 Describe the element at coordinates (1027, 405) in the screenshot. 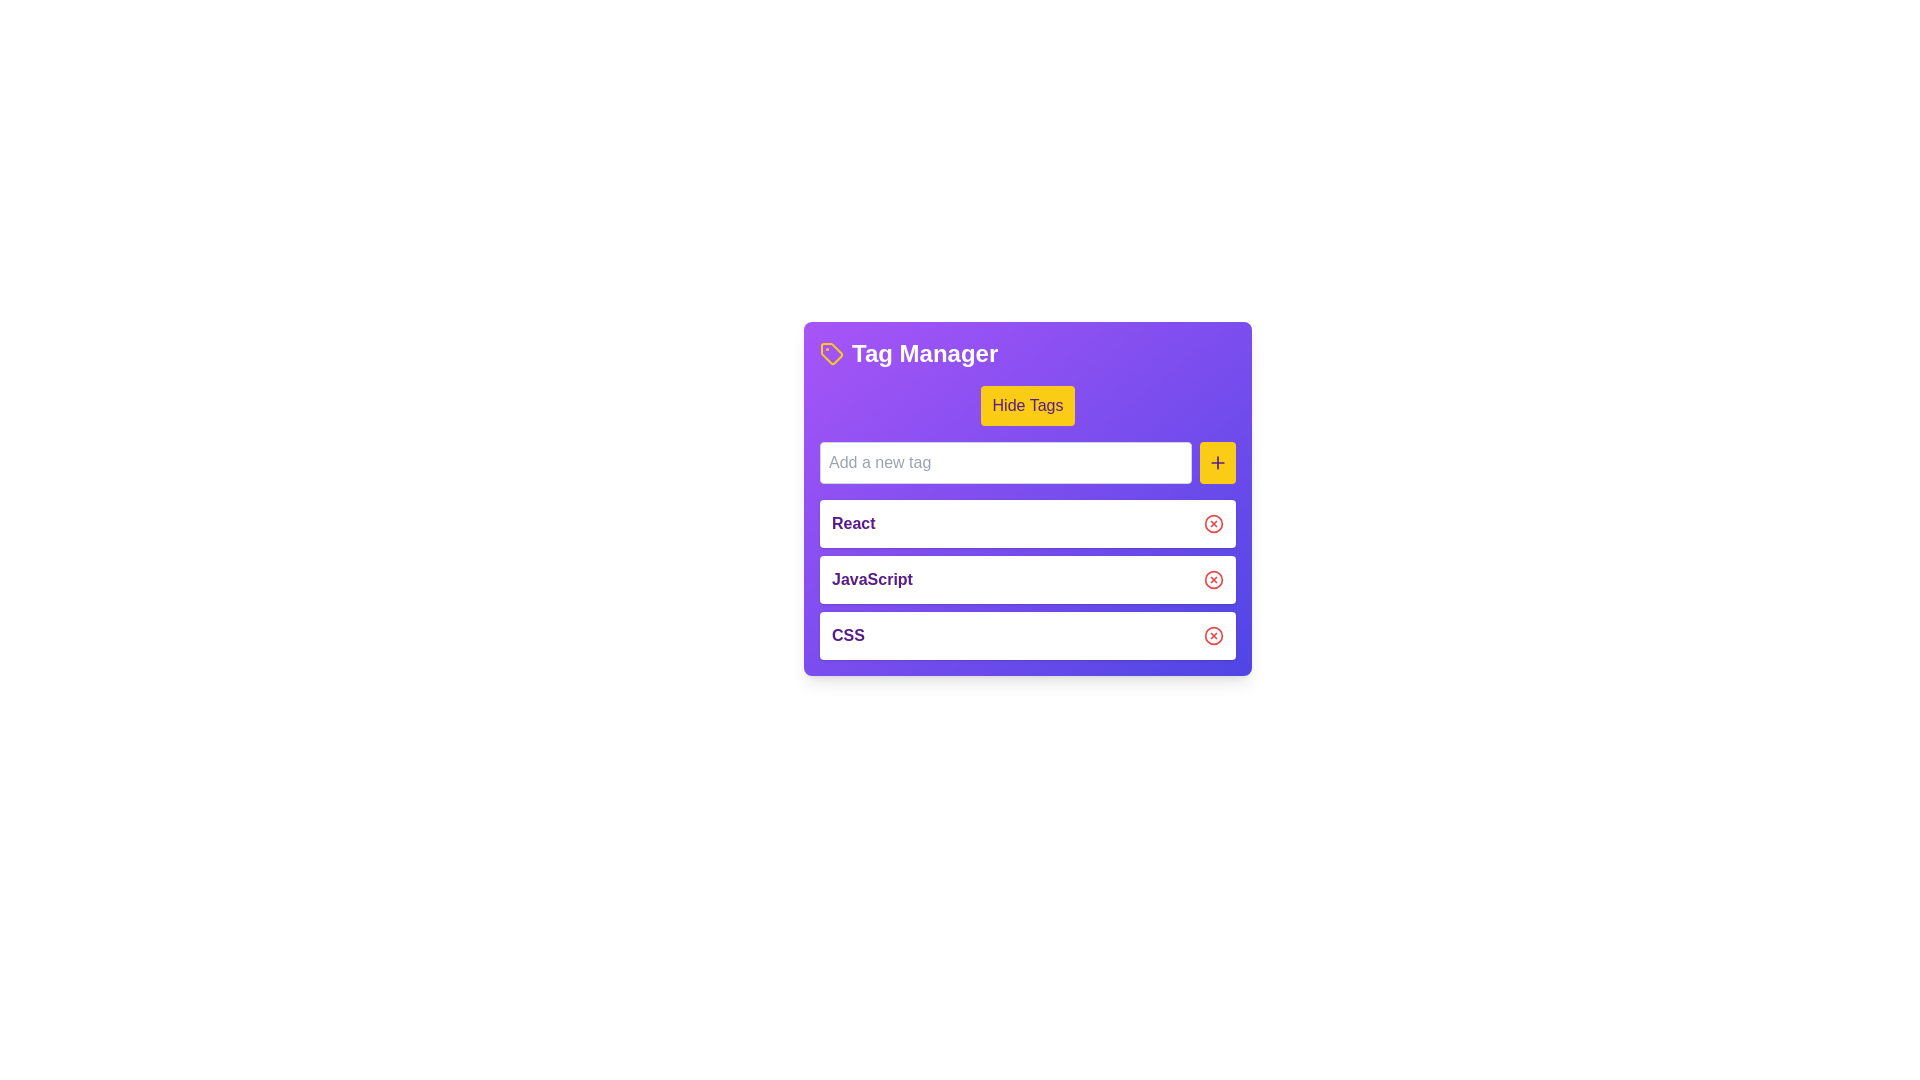

I see `the 'Hide Tags' button, which is a rectangular button with a yellow background and purple text, located within the 'Tag Manager' card` at that location.